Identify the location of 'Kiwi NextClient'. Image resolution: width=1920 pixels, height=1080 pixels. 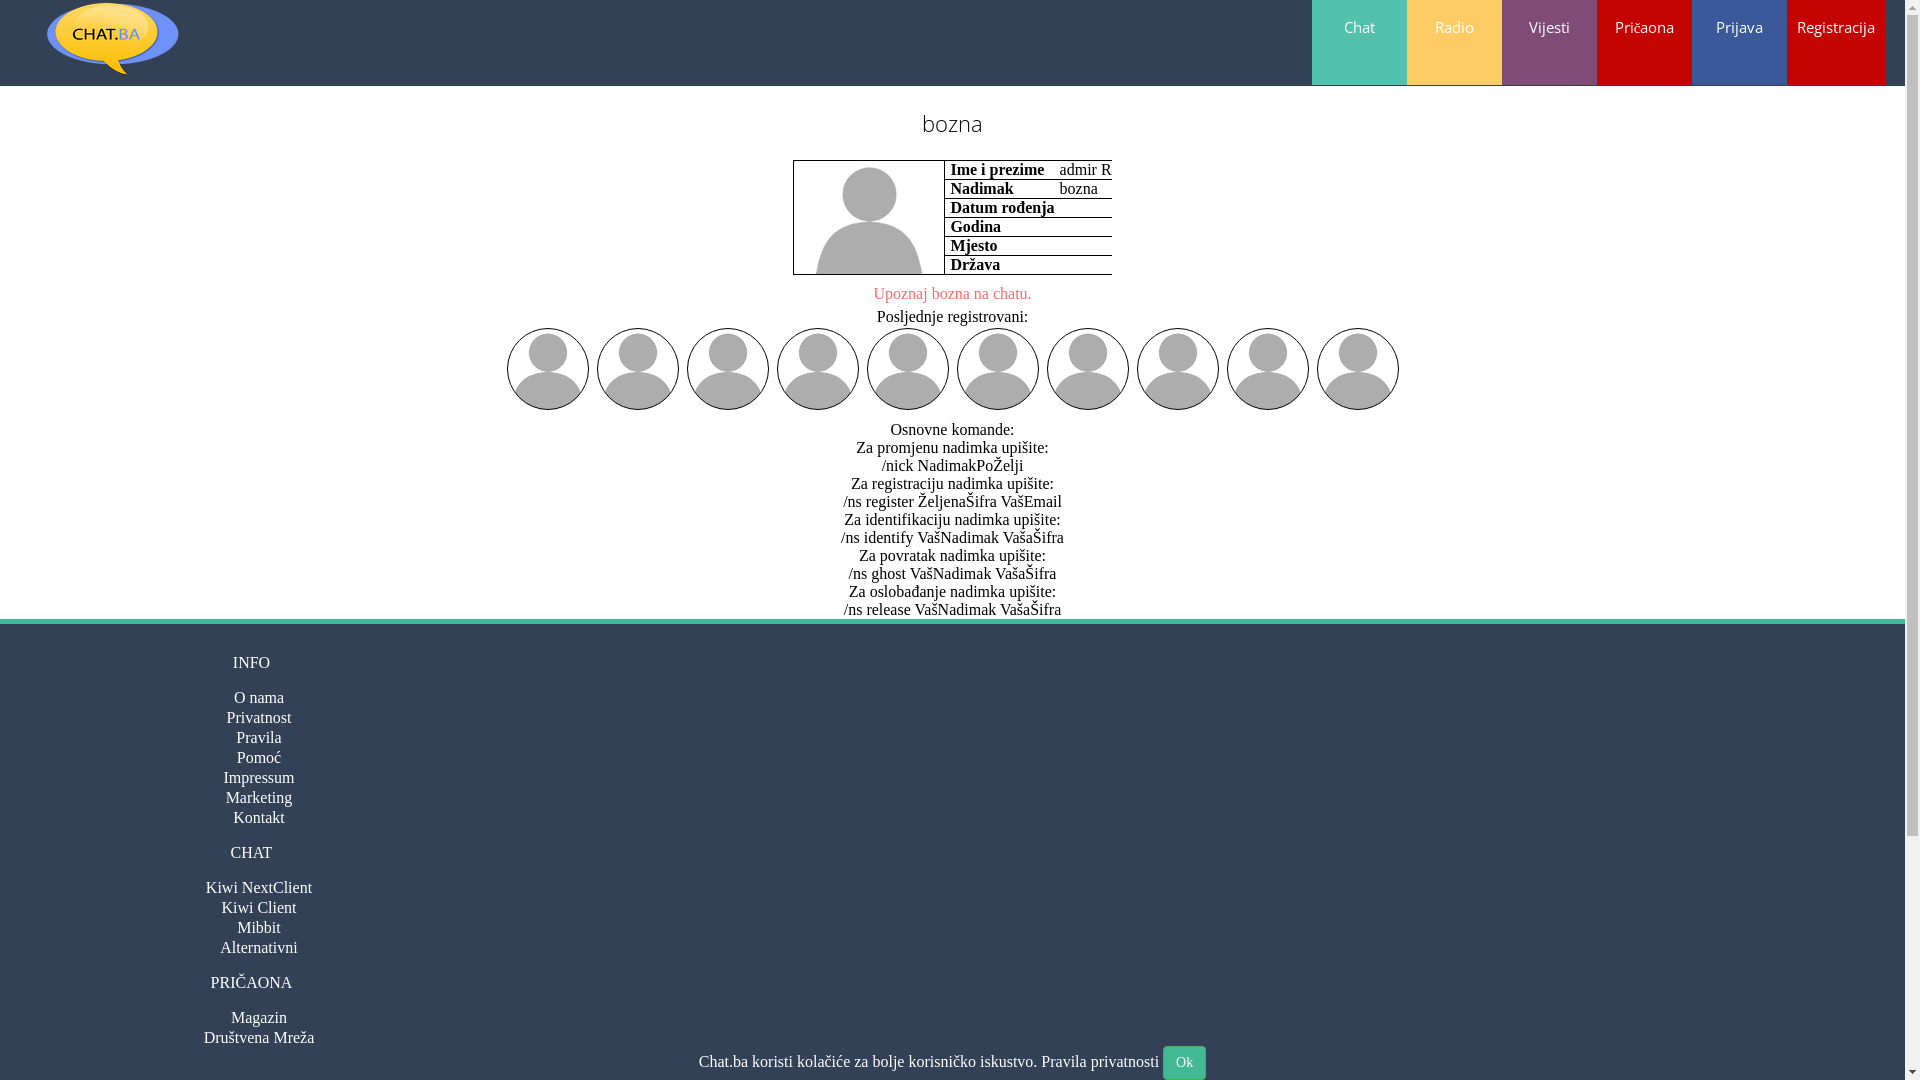
(258, 886).